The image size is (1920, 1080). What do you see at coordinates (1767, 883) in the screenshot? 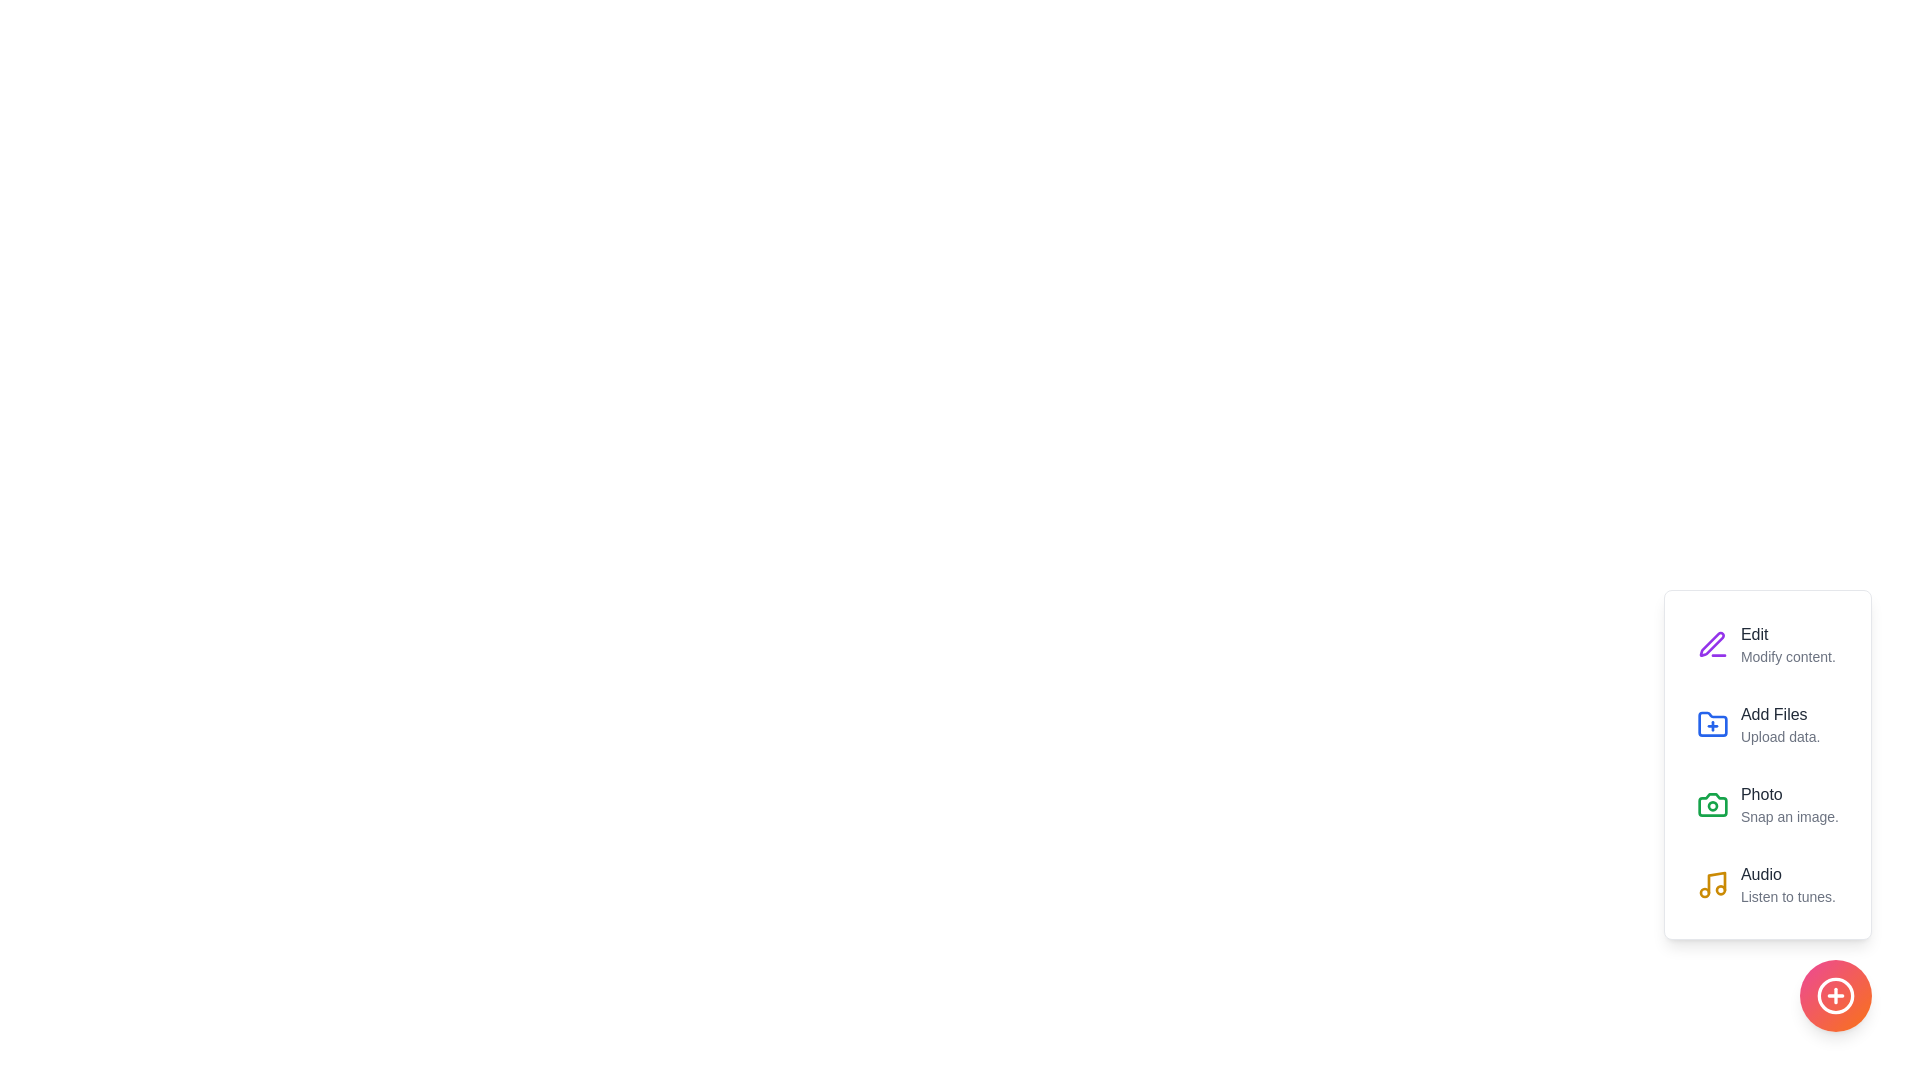
I see `the Audio option from the menu` at bounding box center [1767, 883].